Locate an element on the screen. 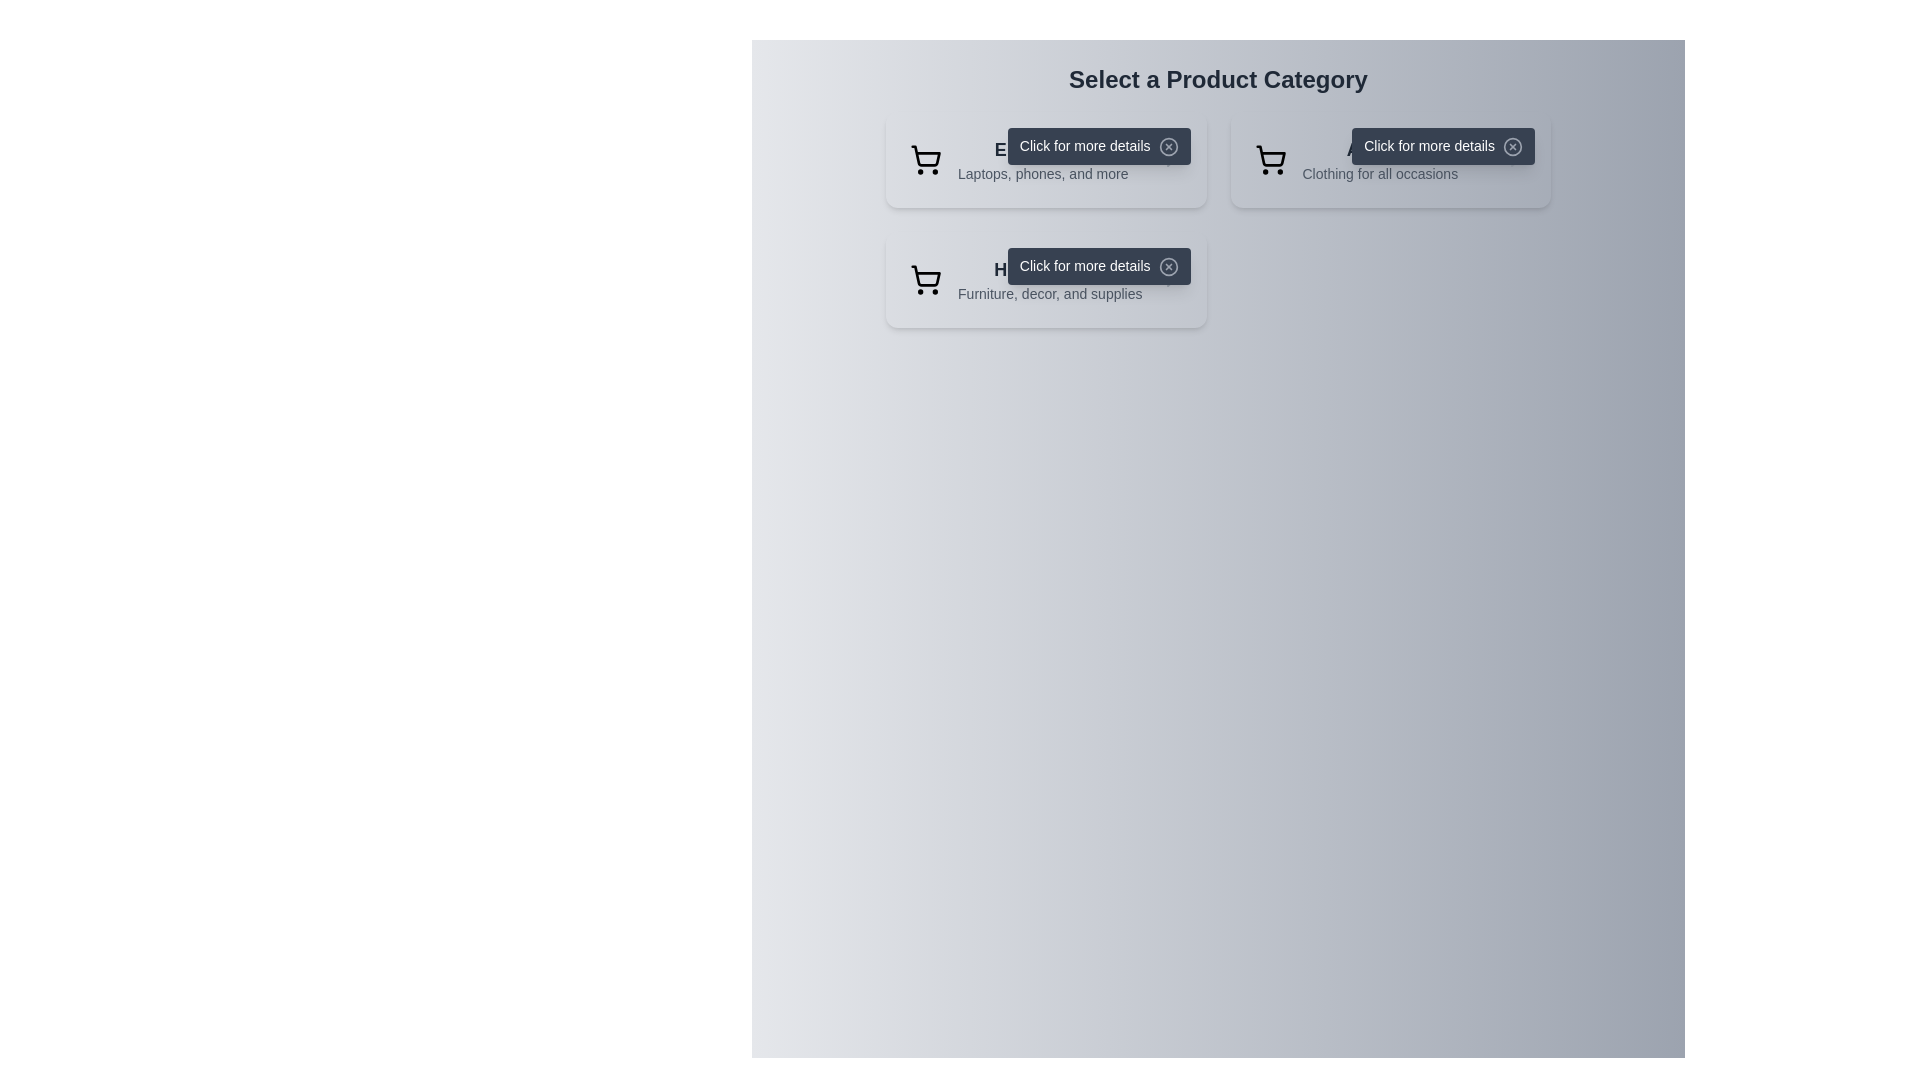 The width and height of the screenshot is (1920, 1080). the circular SVG graphic located at the end of the label 'Click for more details' in the top left category card of the displayed grid is located at coordinates (1168, 146).